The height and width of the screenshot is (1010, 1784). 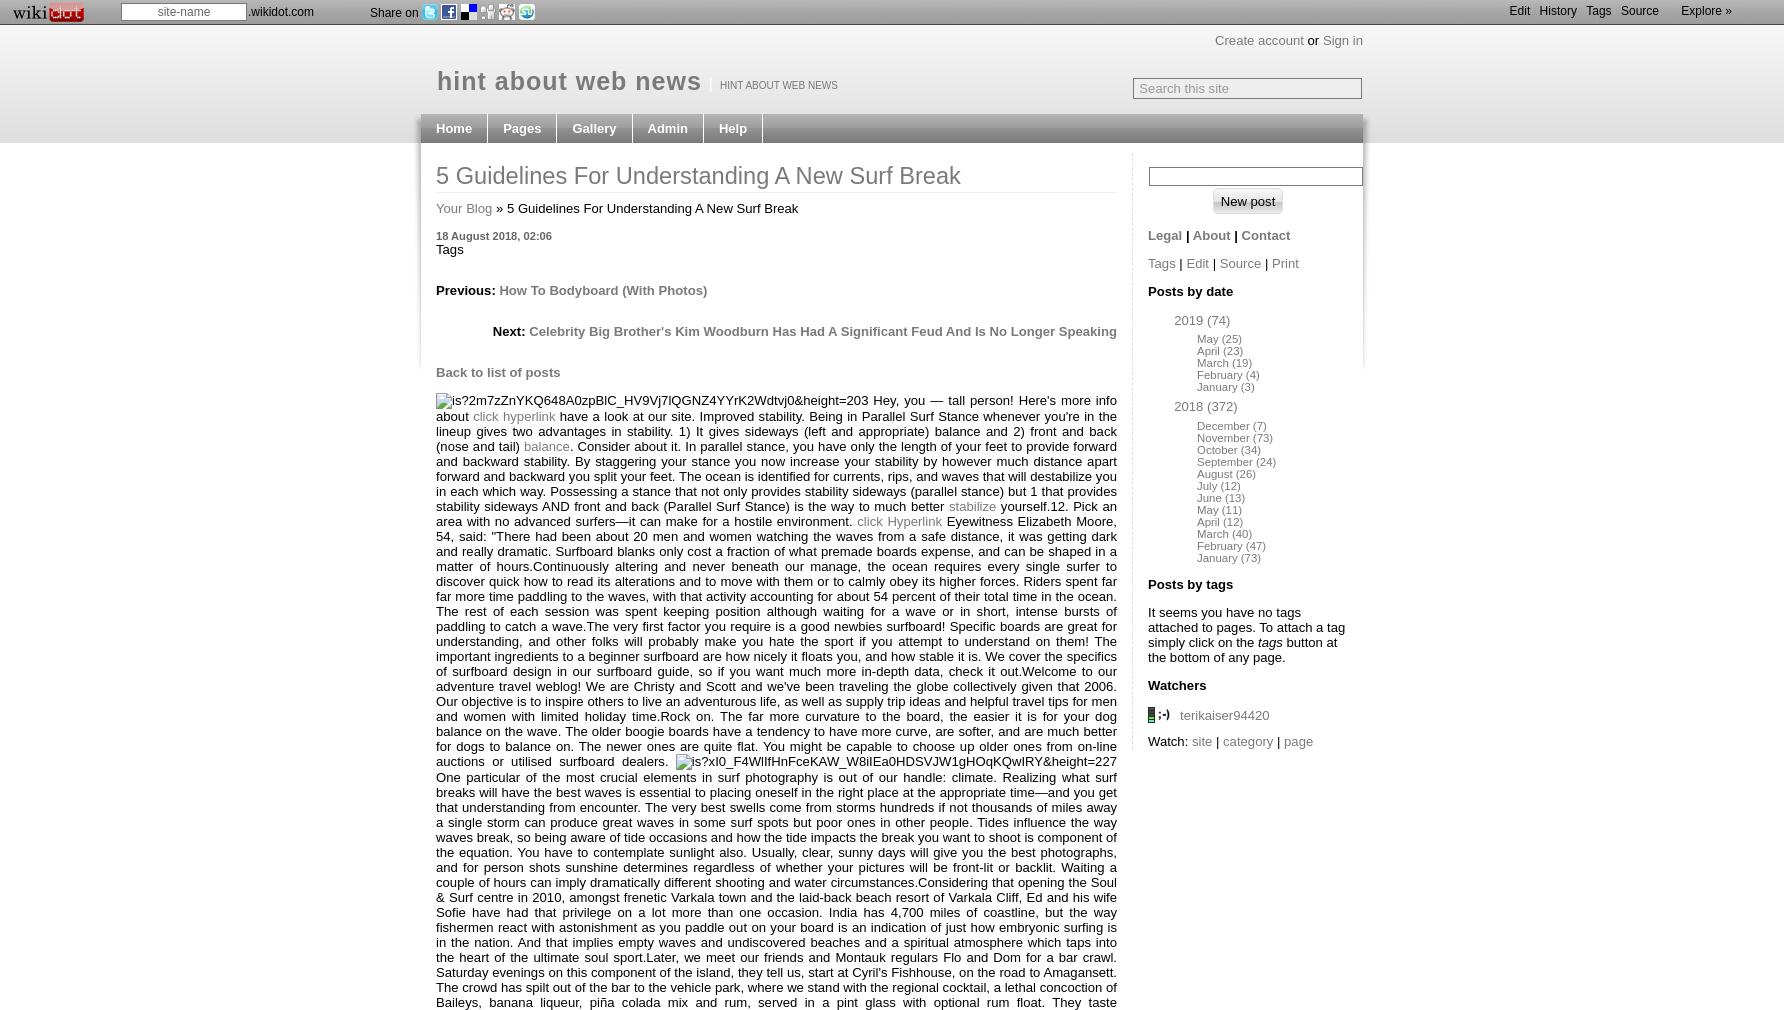 What do you see at coordinates (1169, 740) in the screenshot?
I see `'Watch:'` at bounding box center [1169, 740].